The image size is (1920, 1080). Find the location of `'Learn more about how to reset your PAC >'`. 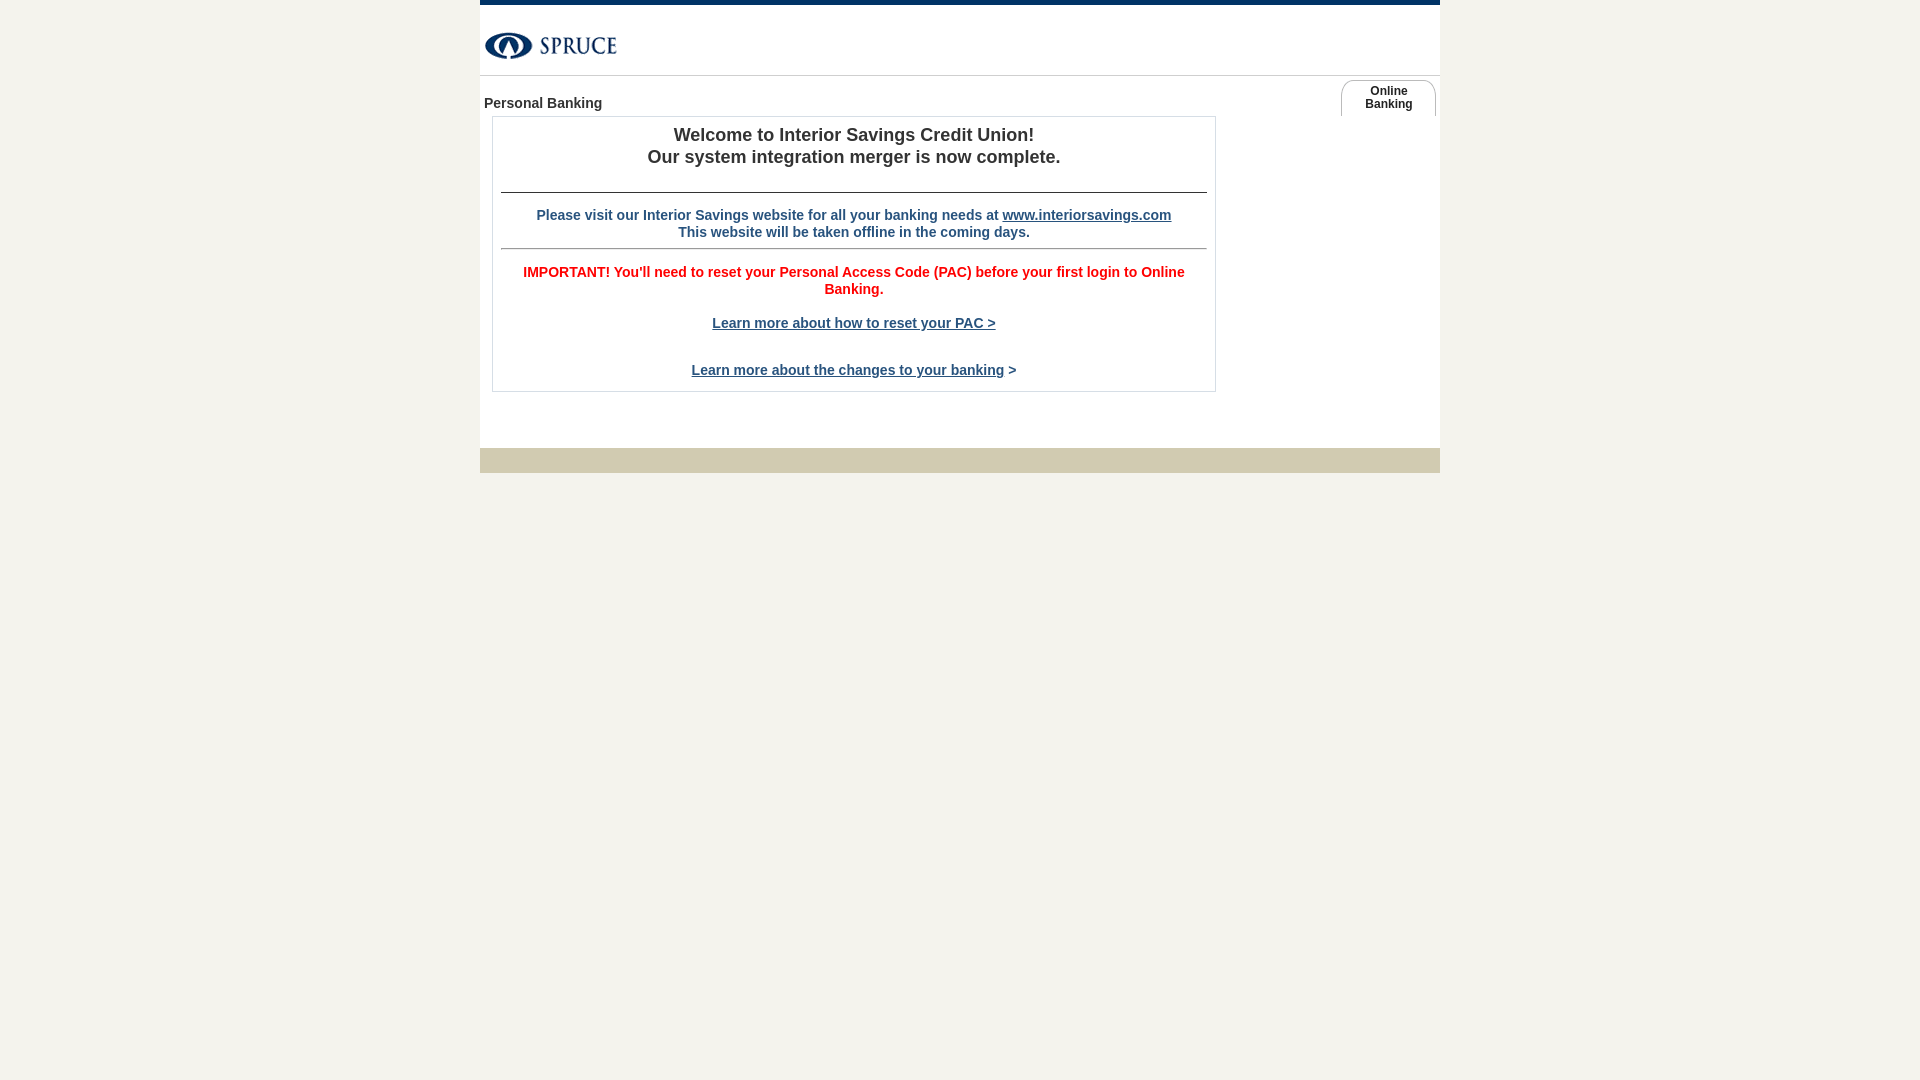

'Learn more about how to reset your PAC >' is located at coordinates (853, 322).